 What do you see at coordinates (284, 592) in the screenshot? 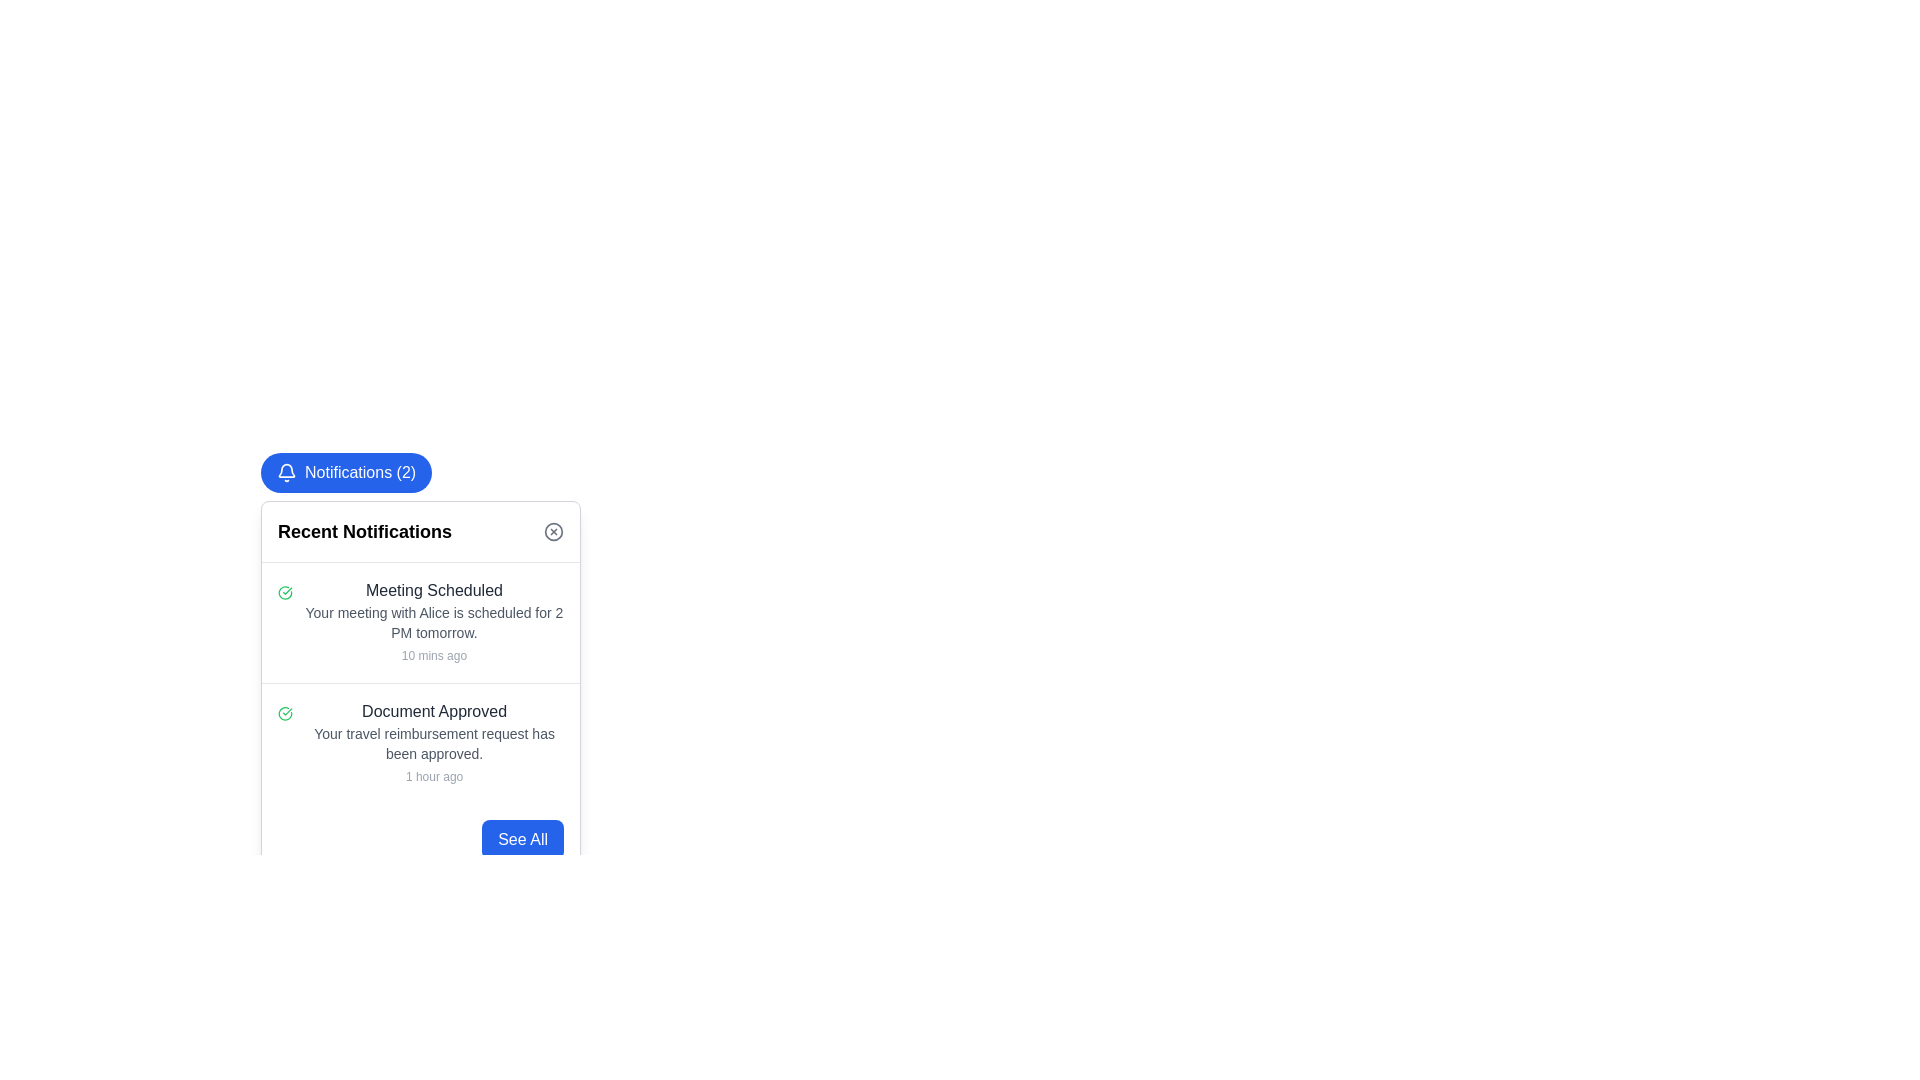
I see `the circular green outlined icon with a checkmark, which indicates success, positioned to the left of the 'Meeting Scheduled' text in the notifications list` at bounding box center [284, 592].